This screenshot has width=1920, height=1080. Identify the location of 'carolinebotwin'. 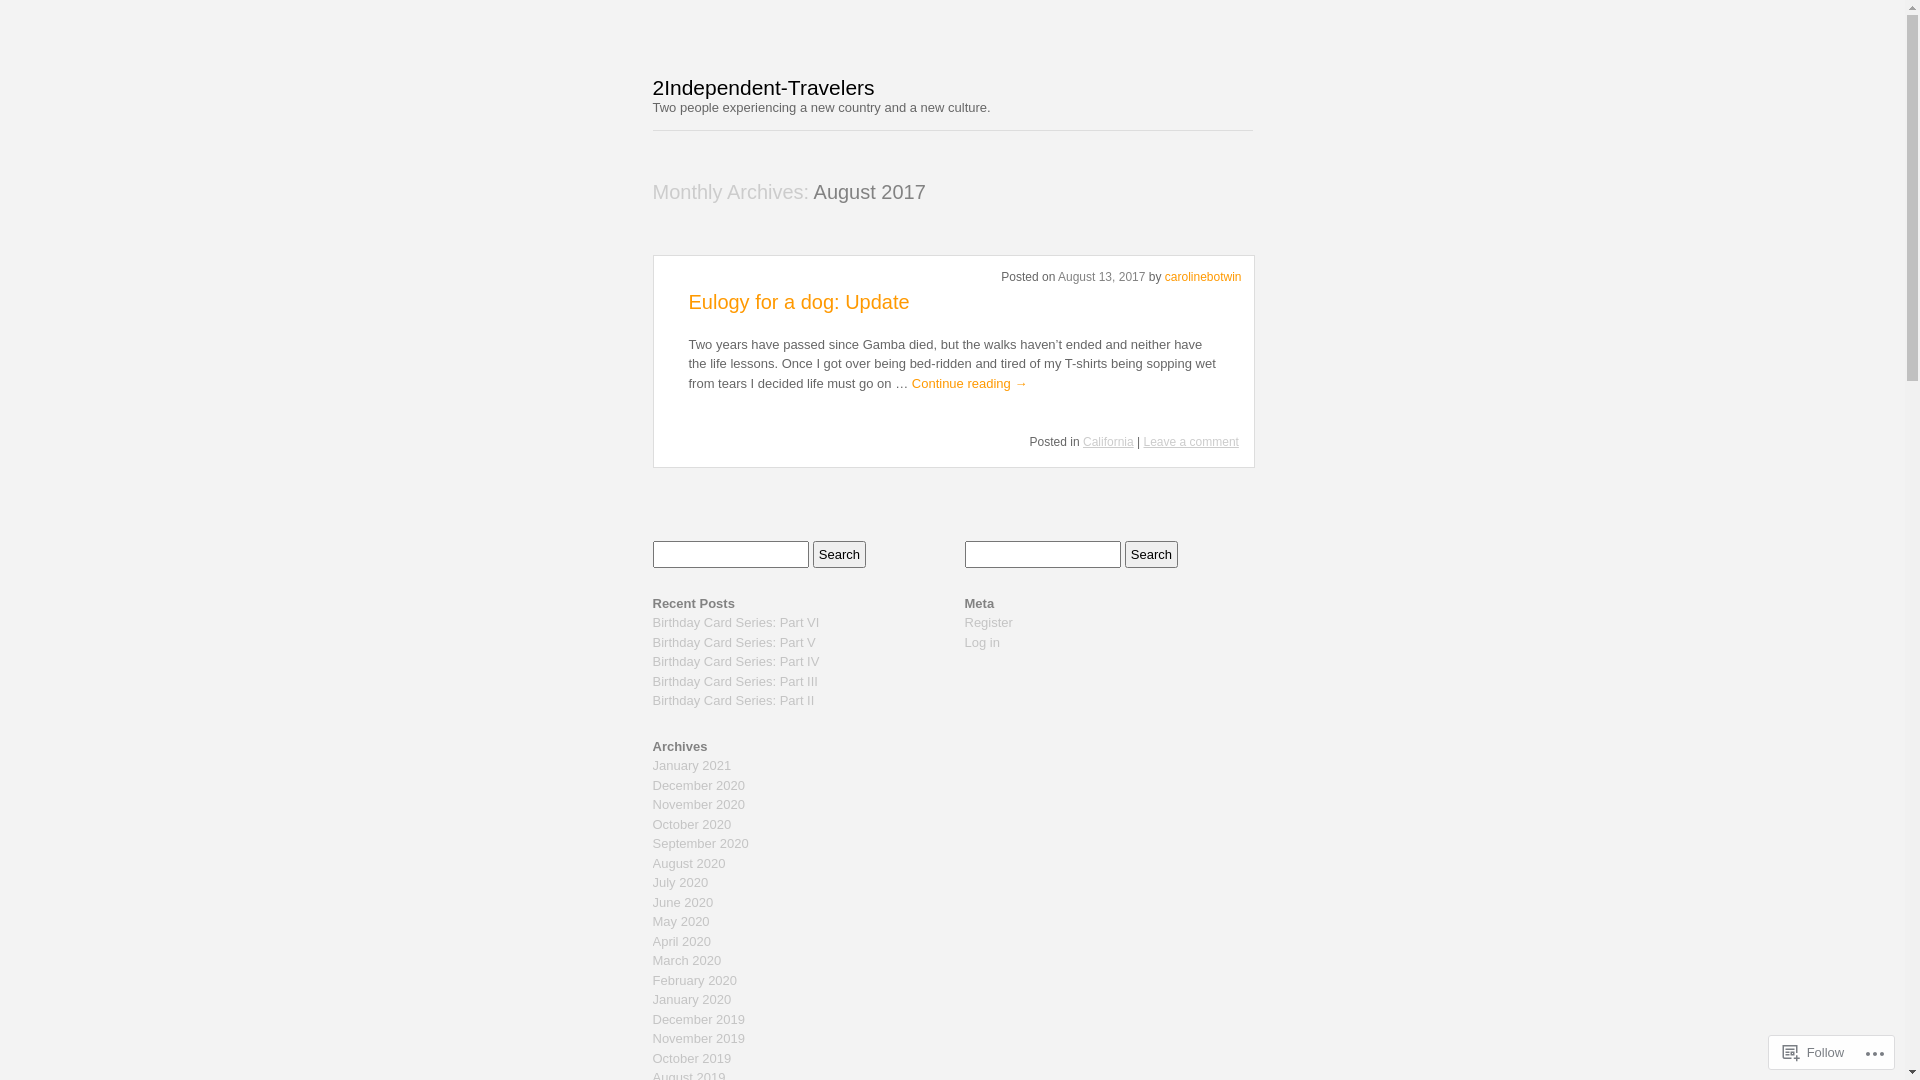
(1165, 277).